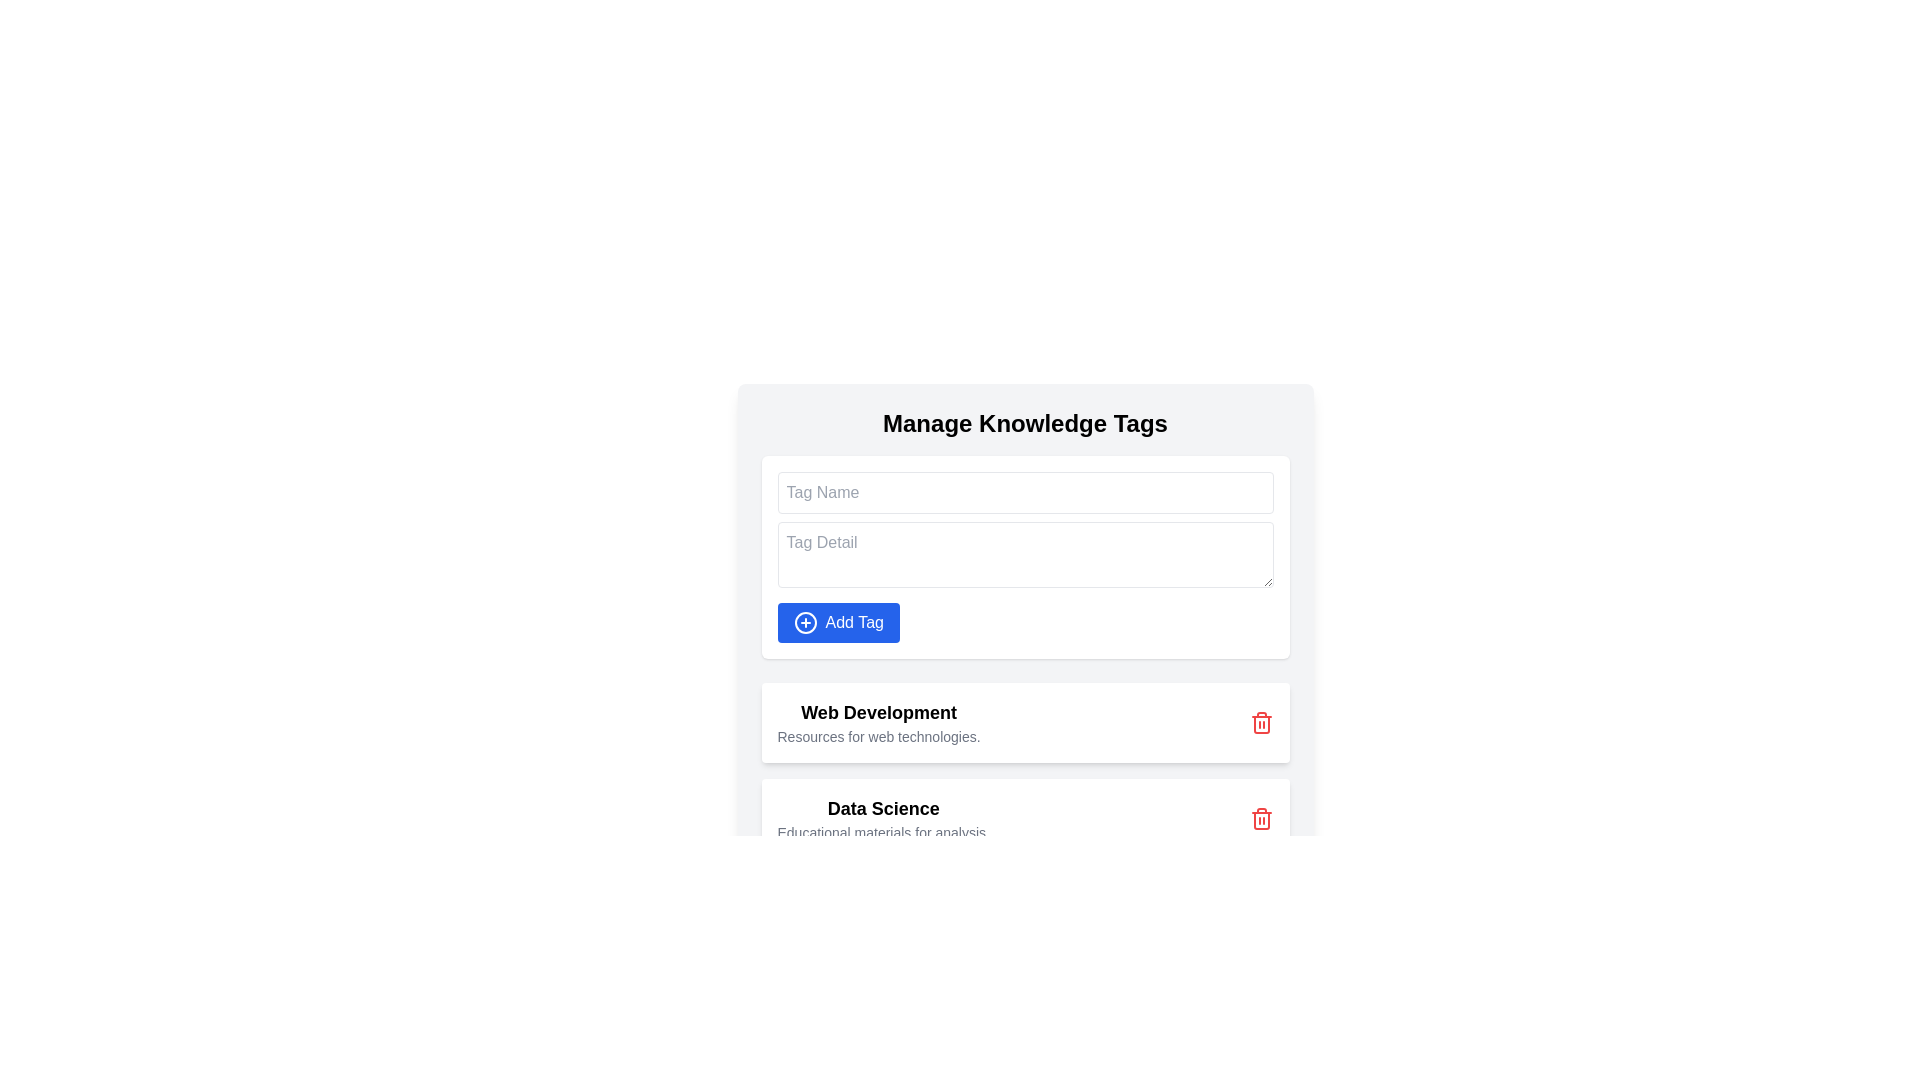 This screenshot has height=1080, width=1920. I want to click on the composite element containing the title 'Web Development' and description 'Resources for web technologies', so click(878, 722).